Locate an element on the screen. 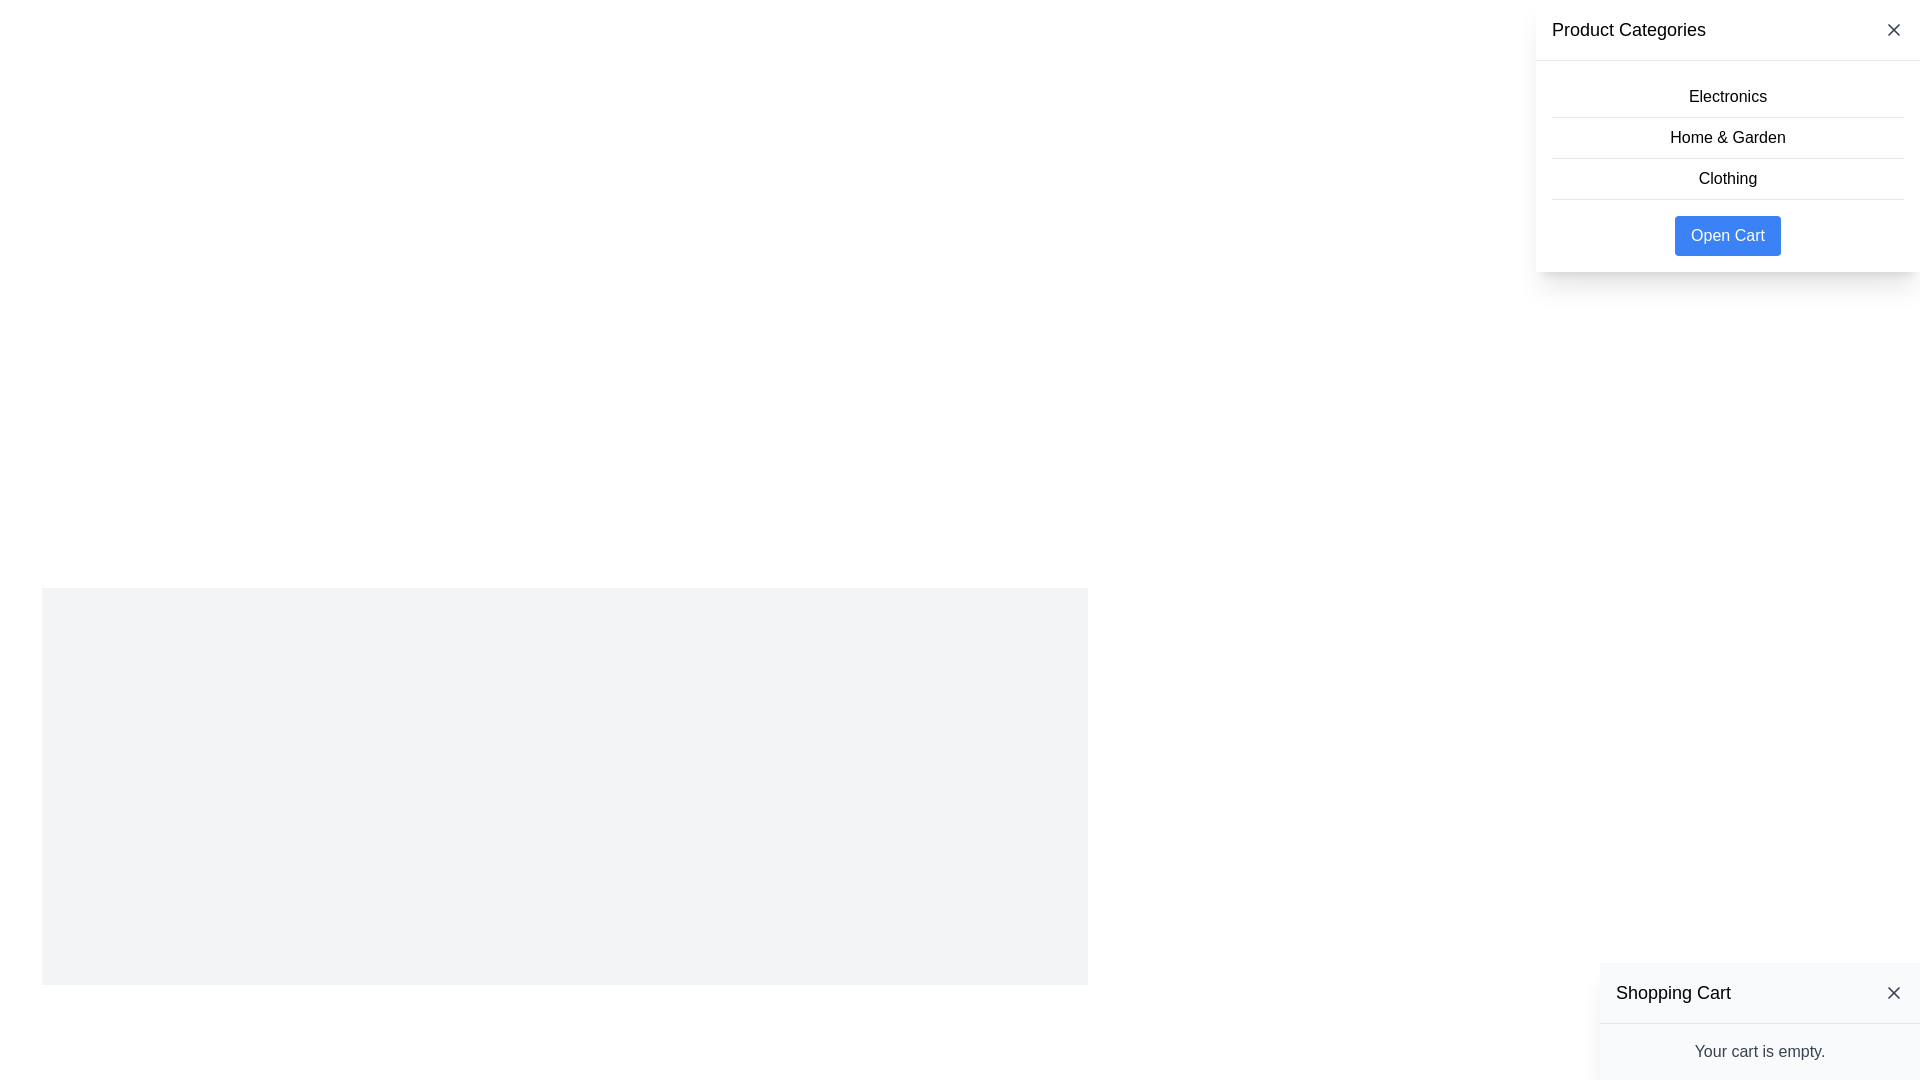 Image resolution: width=1920 pixels, height=1080 pixels. the 'Home & Garden' text label, which is the second item in the 'Product Categories' menu is located at coordinates (1727, 137).